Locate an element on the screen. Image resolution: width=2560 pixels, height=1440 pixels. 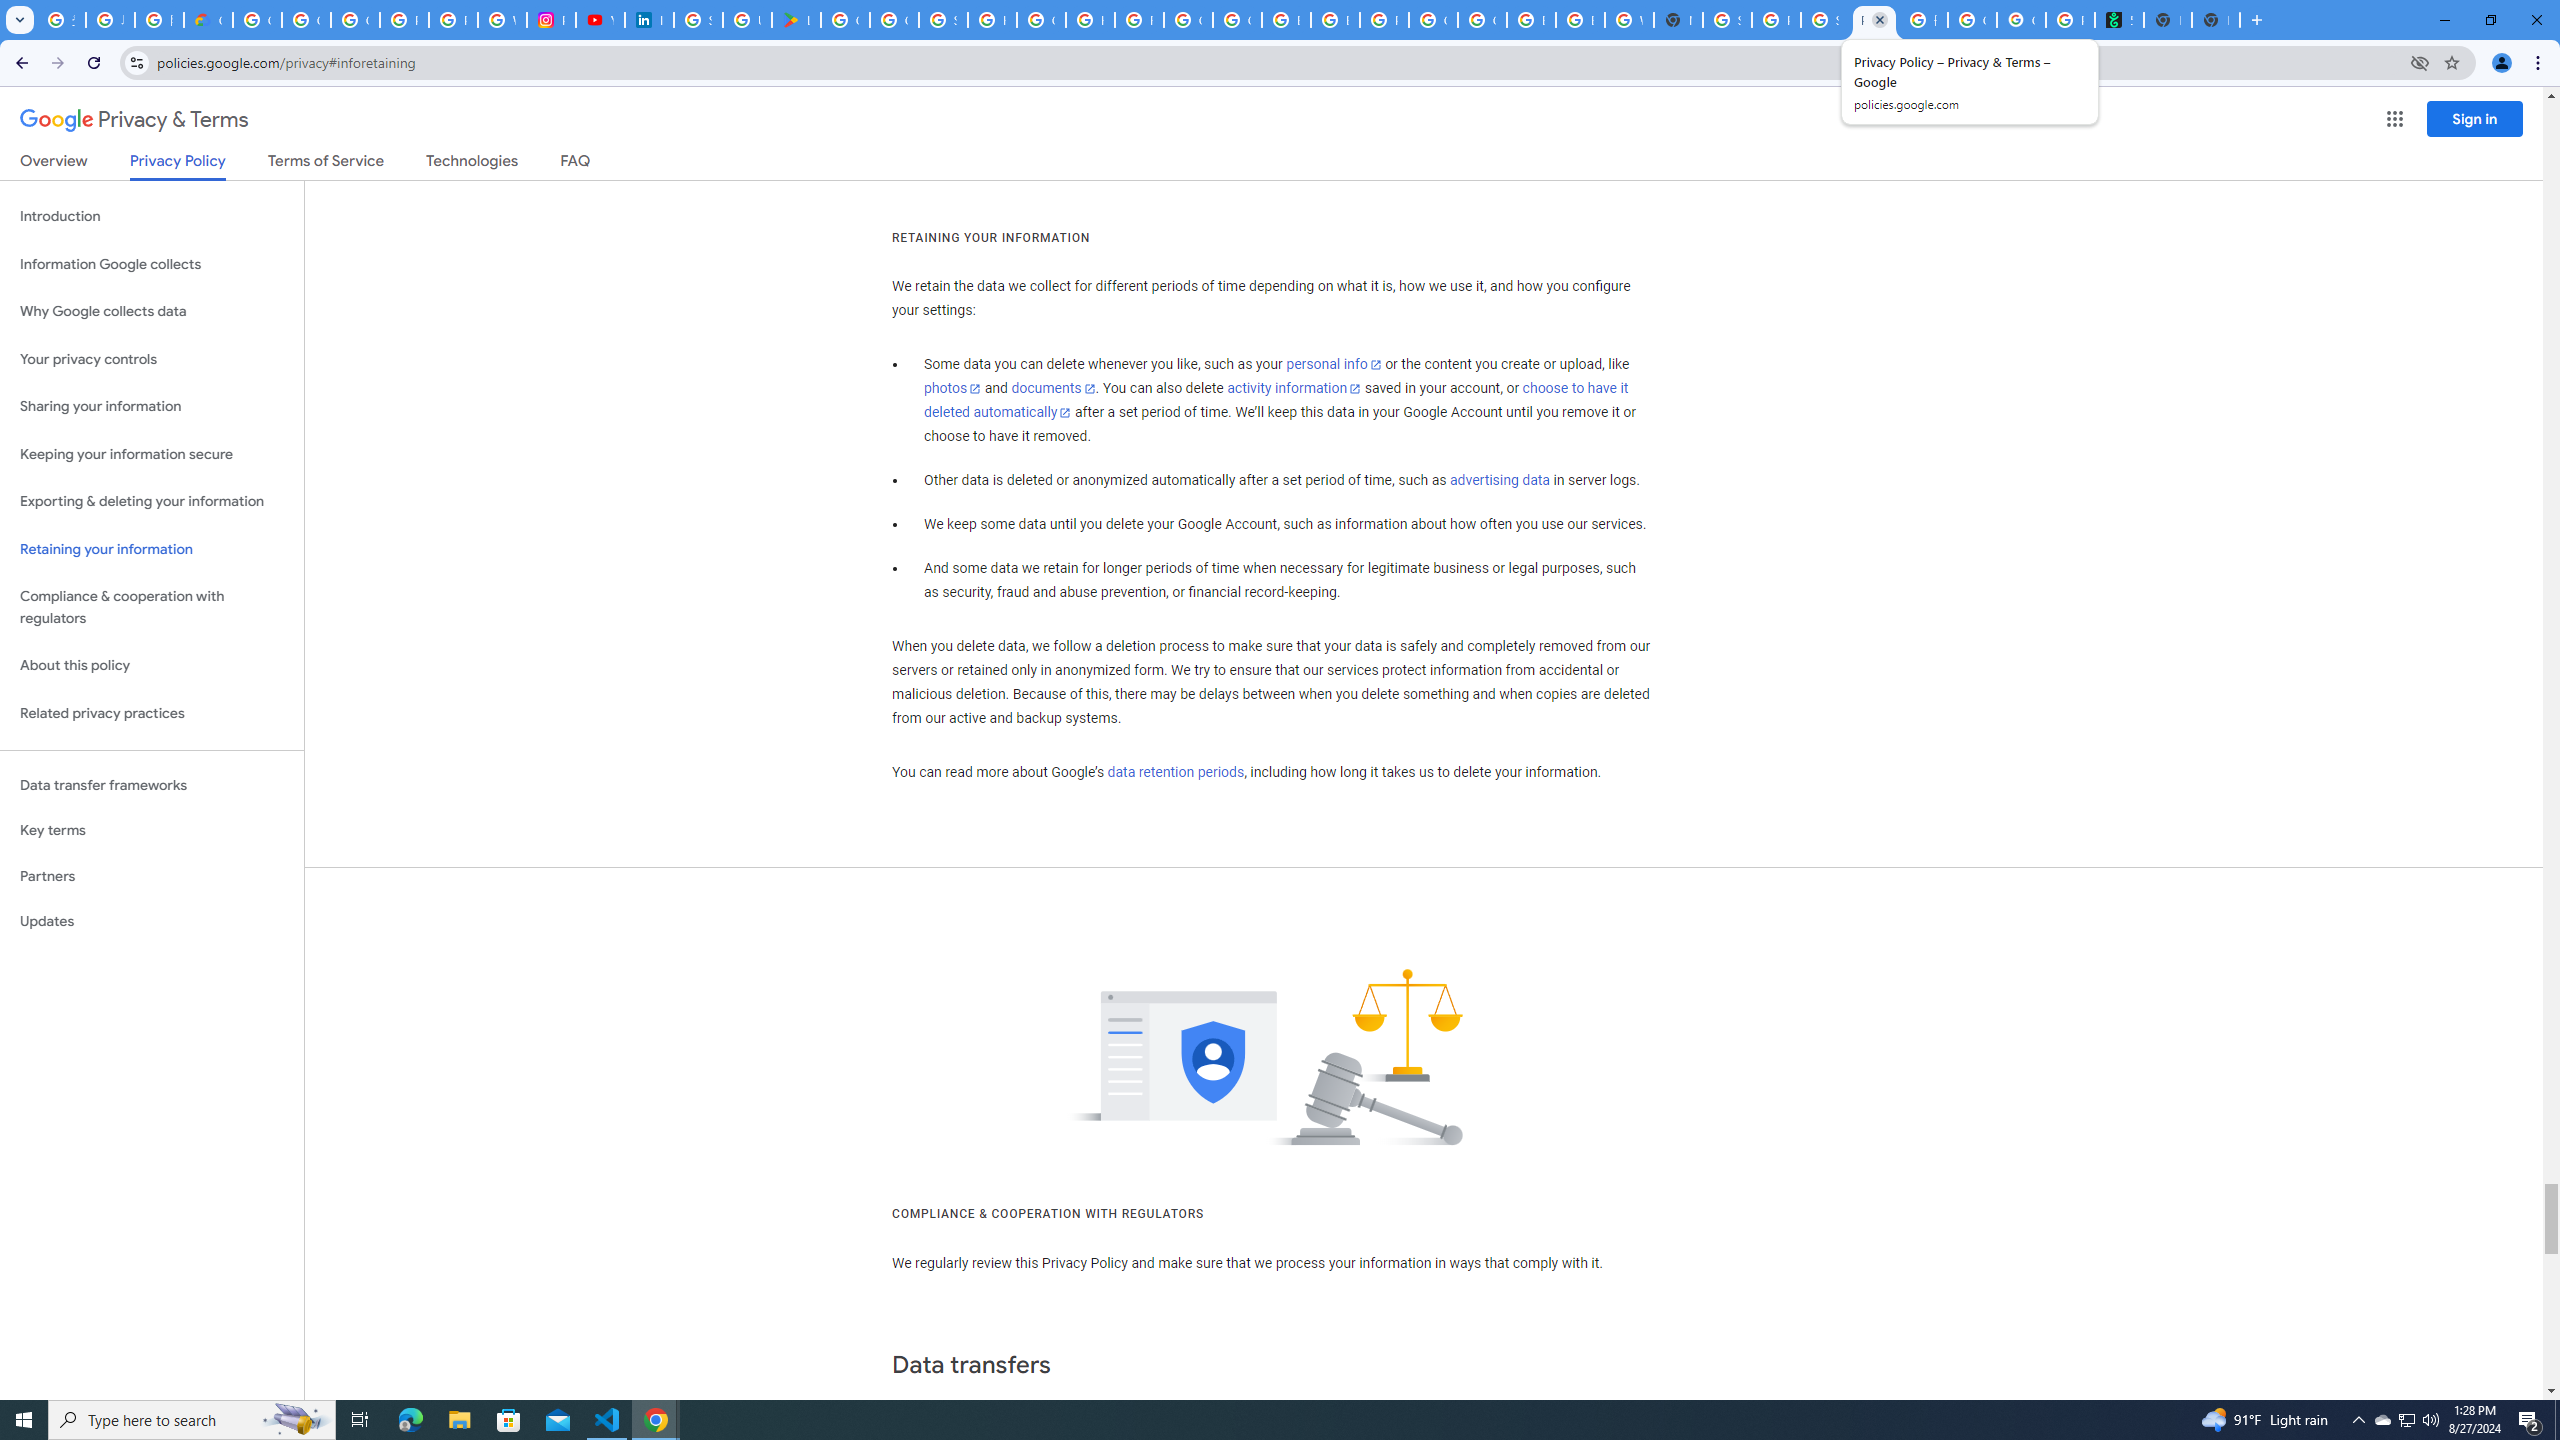
'advertising data' is located at coordinates (1497, 479).